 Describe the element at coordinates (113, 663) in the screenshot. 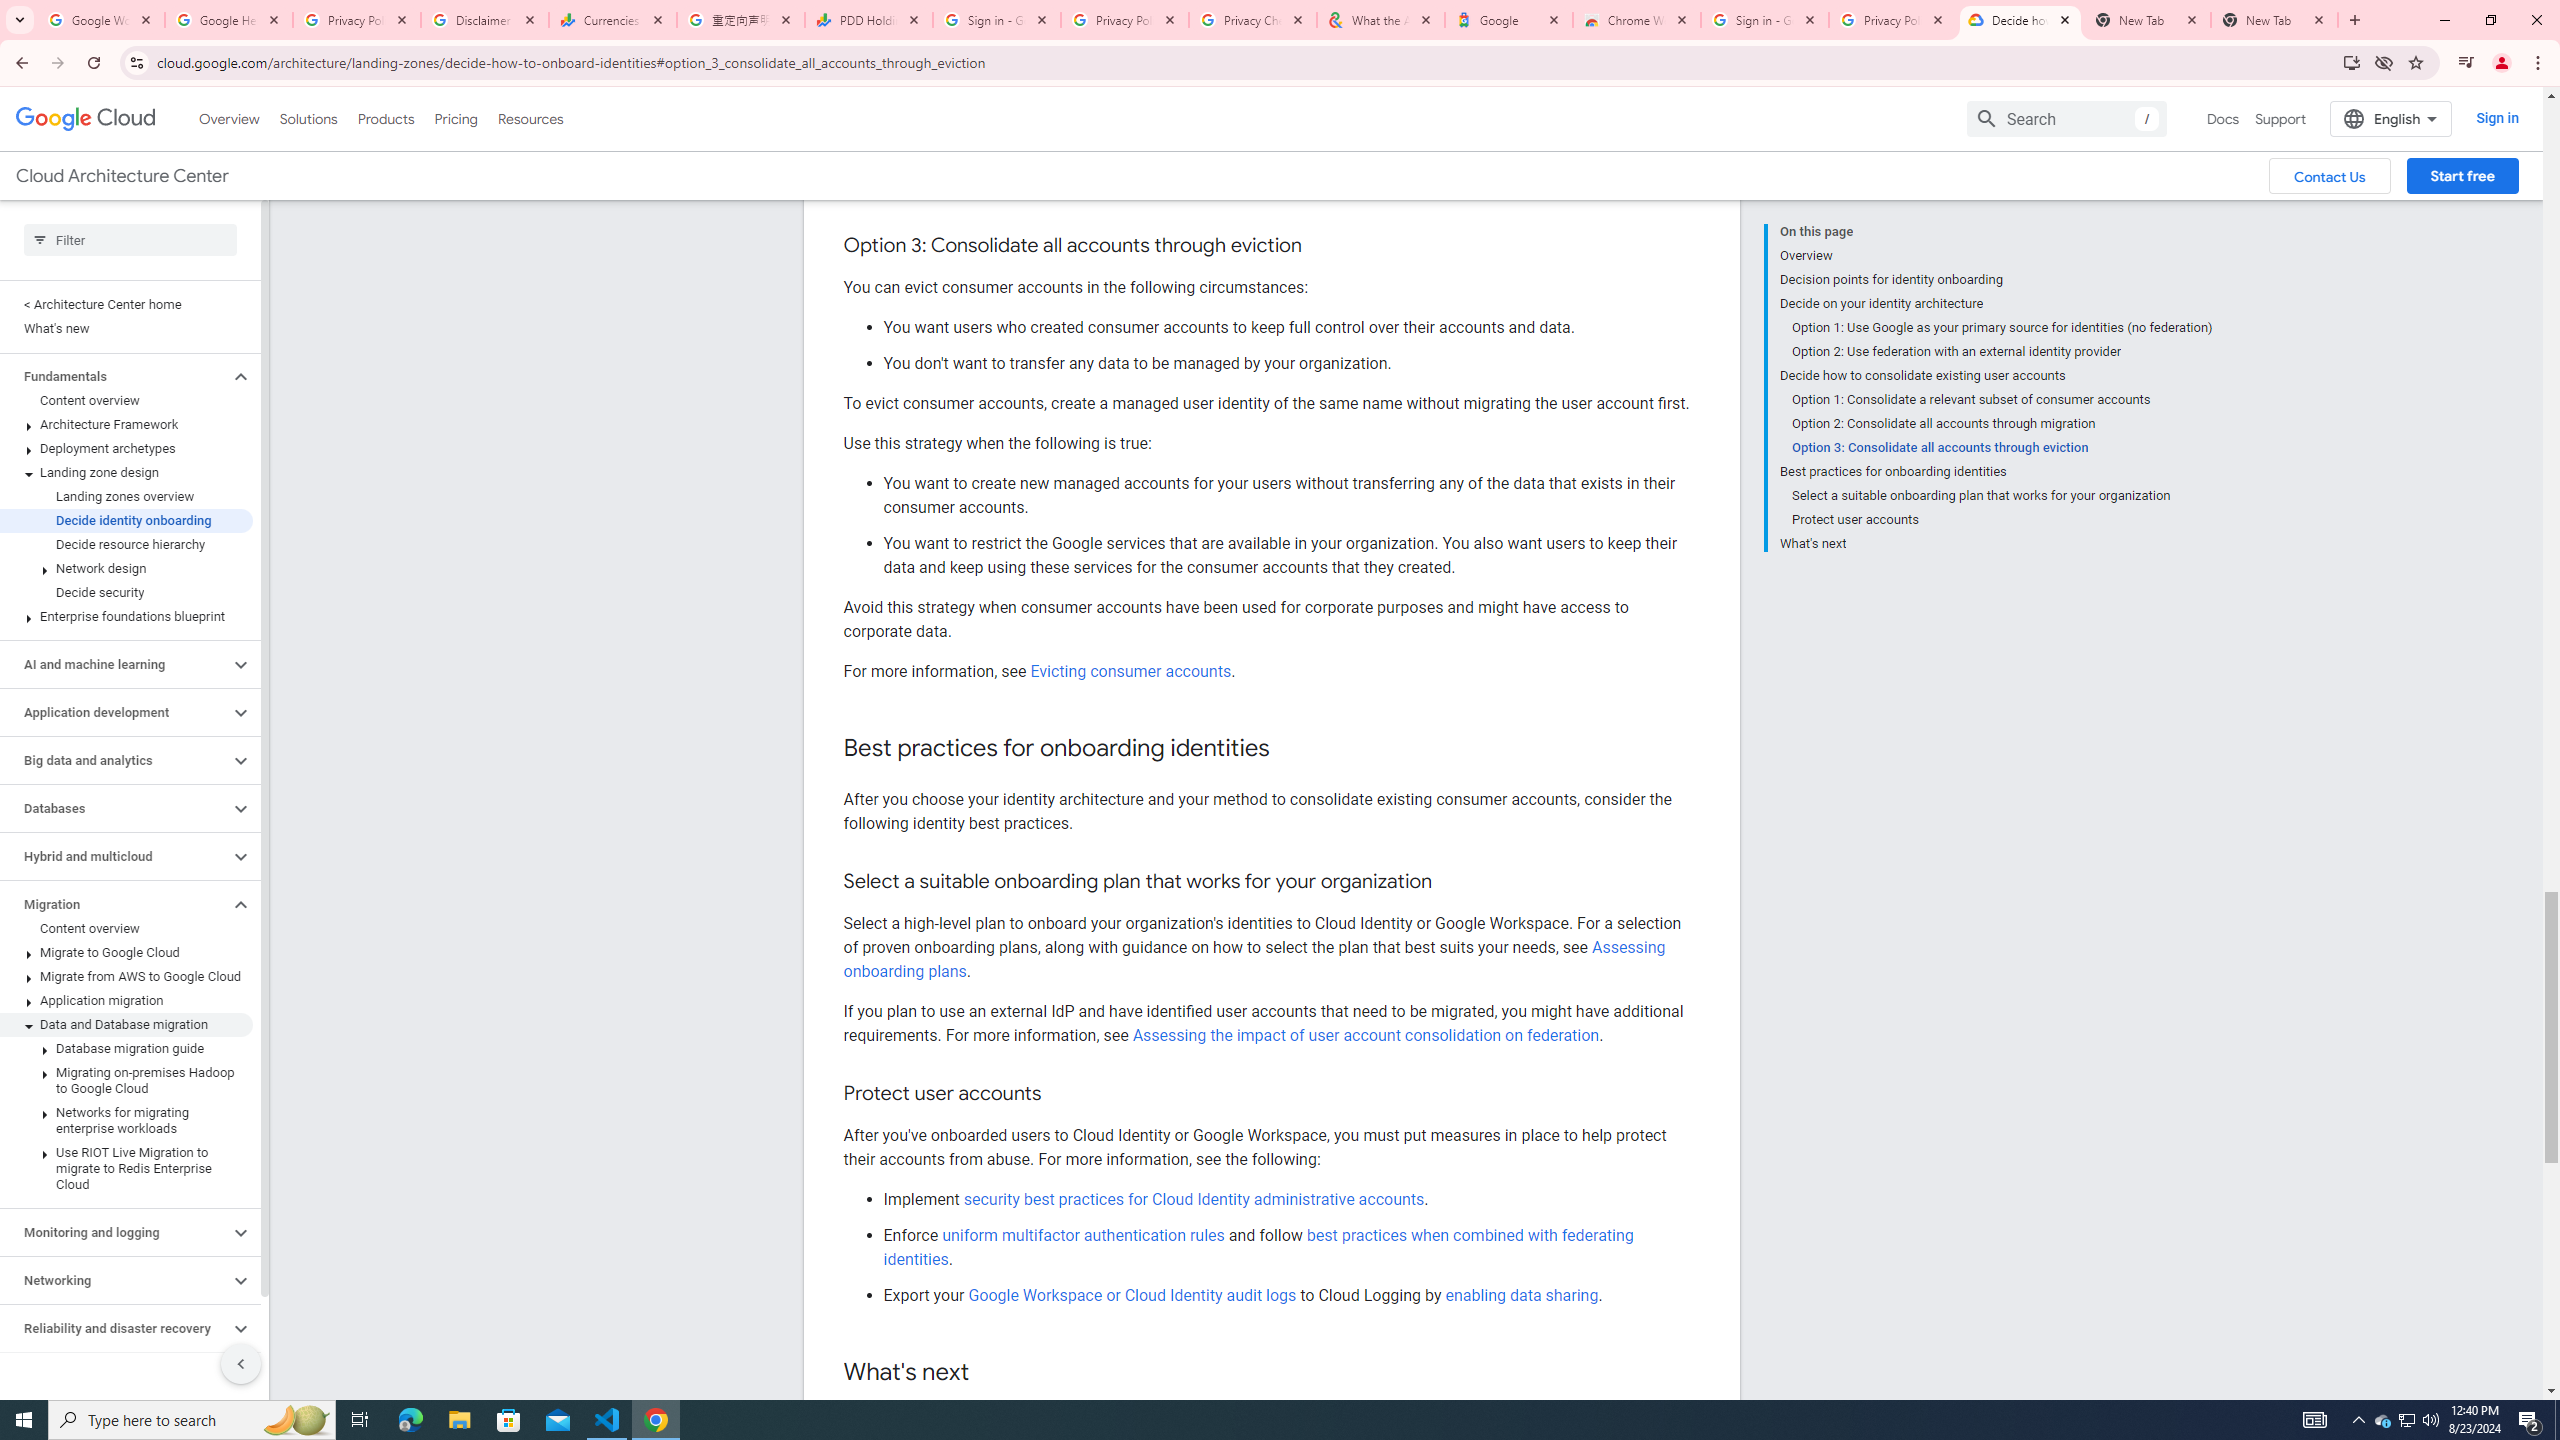

I see `'AI and machine learning'` at that location.